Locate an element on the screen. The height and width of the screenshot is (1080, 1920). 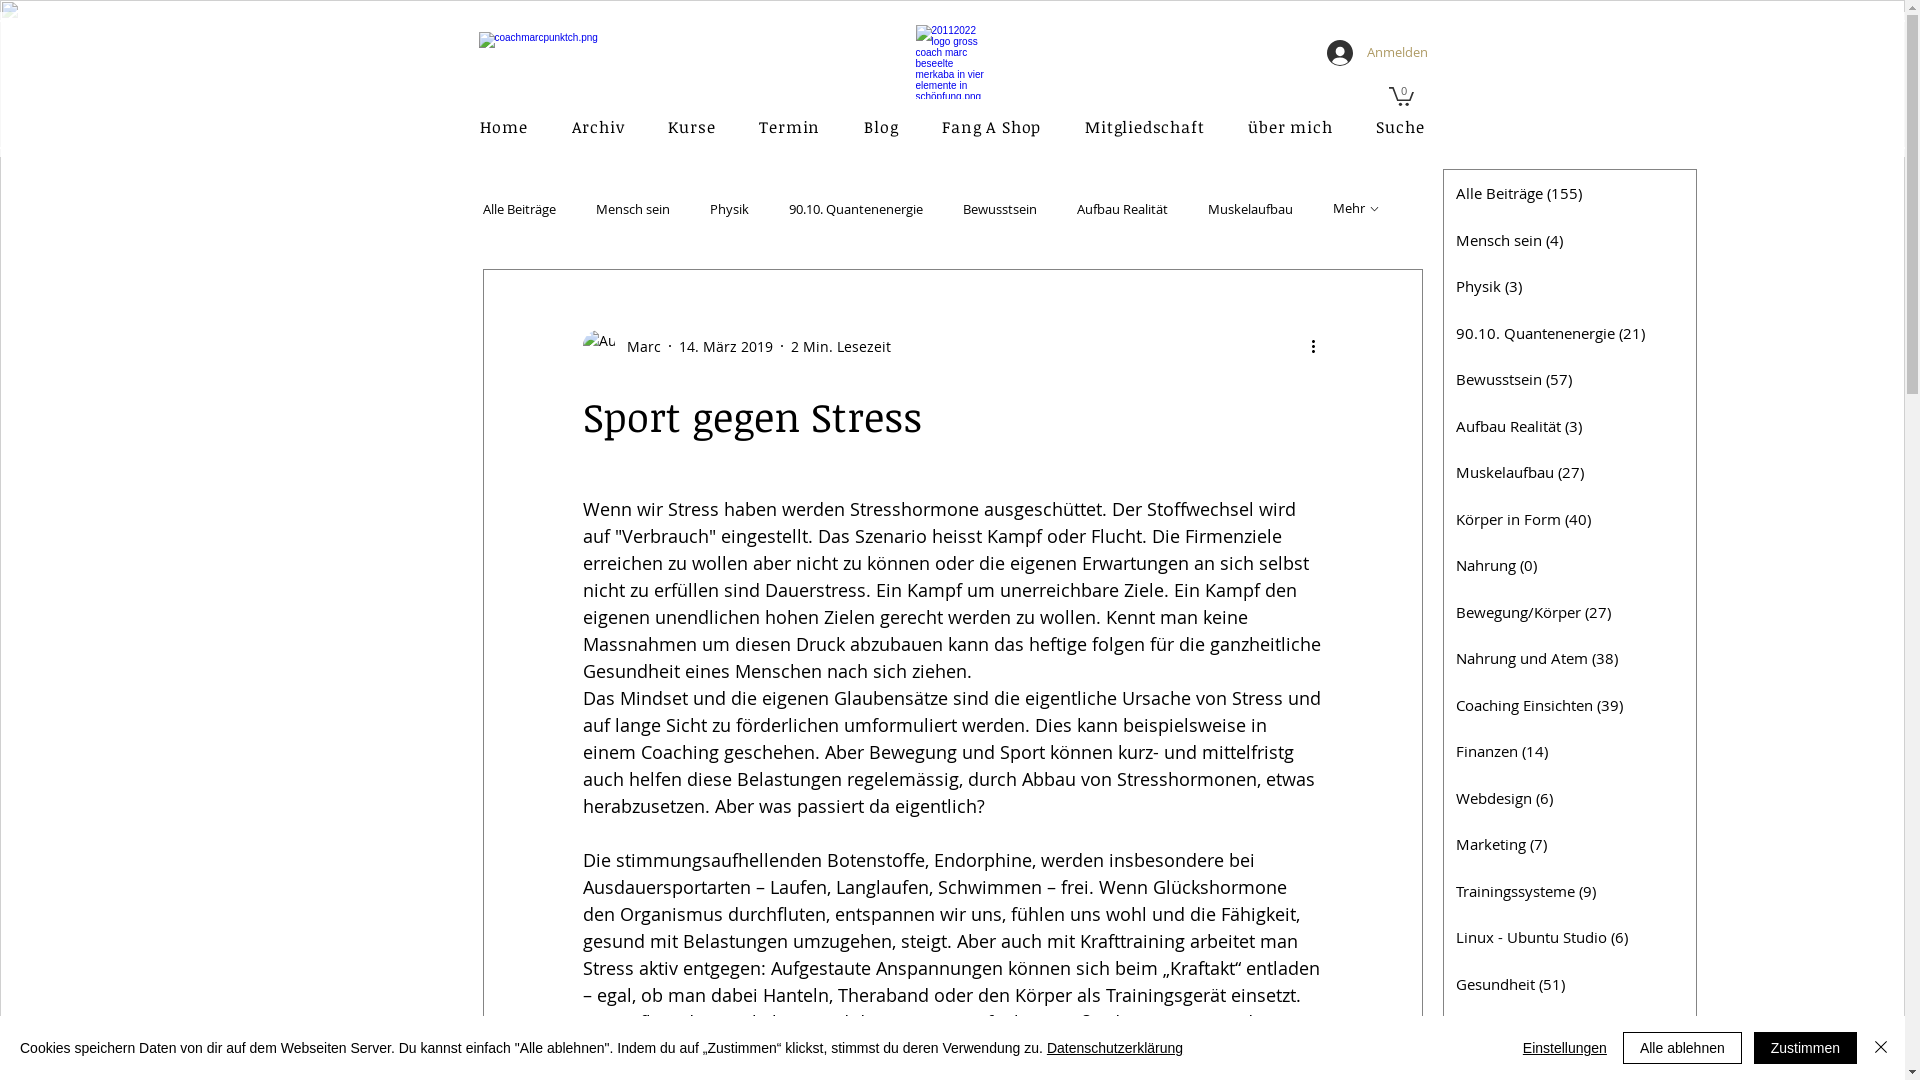
'Blog' is located at coordinates (880, 127).